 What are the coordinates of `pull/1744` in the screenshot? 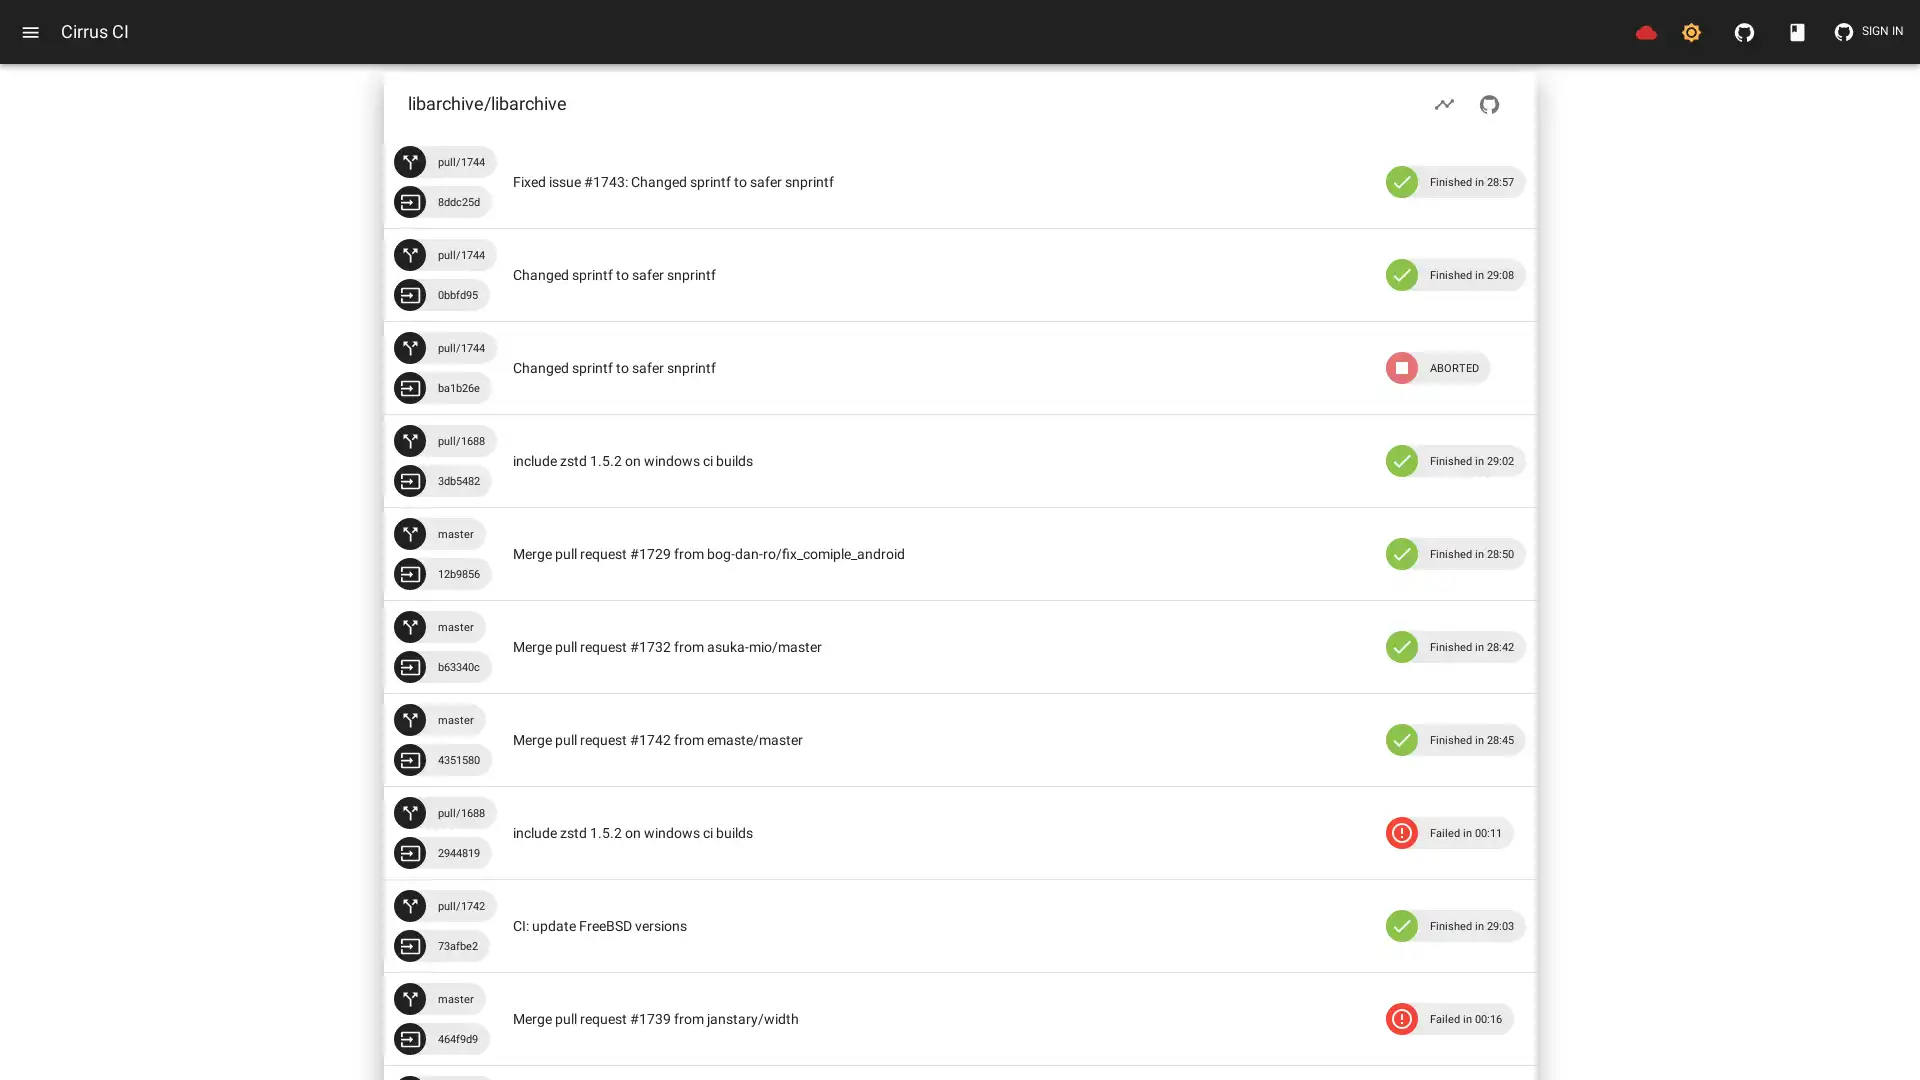 It's located at (444, 253).